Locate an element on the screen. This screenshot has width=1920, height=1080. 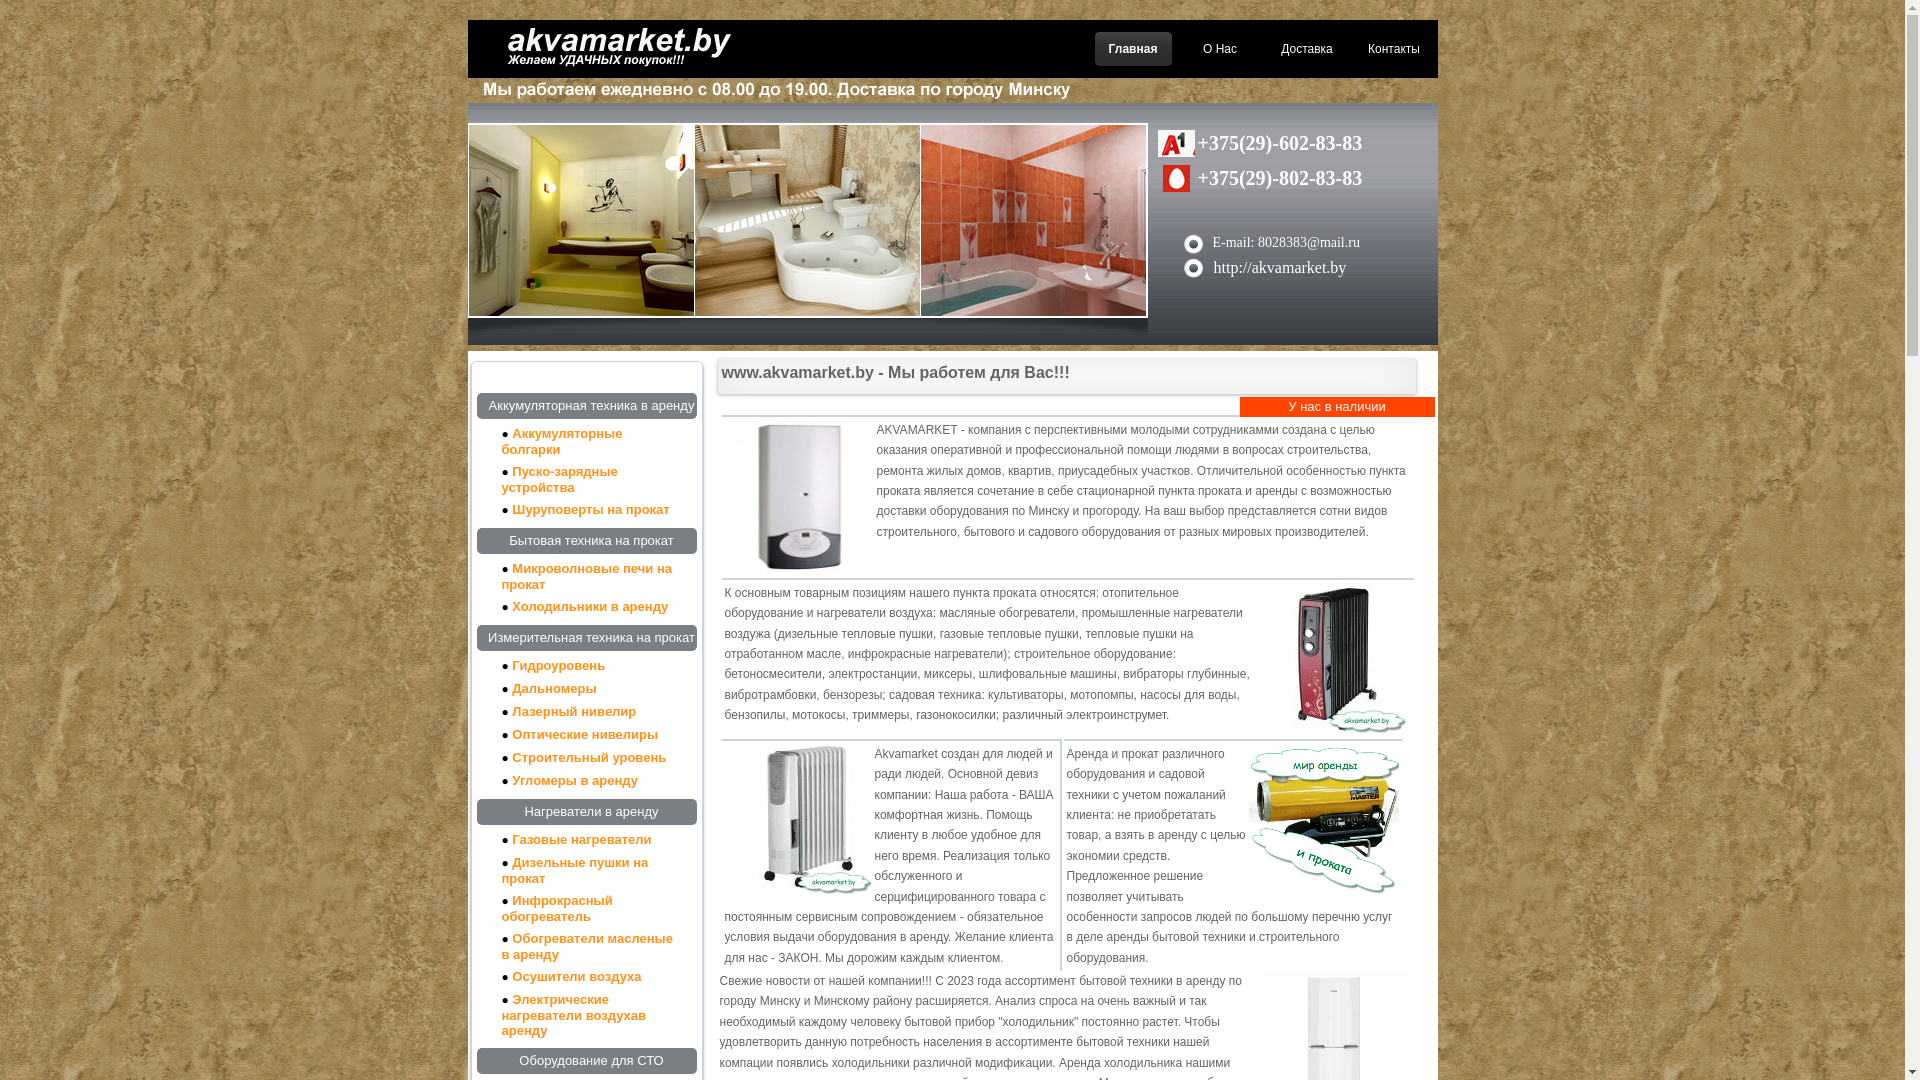
'akvamarket.by' is located at coordinates (627, 59).